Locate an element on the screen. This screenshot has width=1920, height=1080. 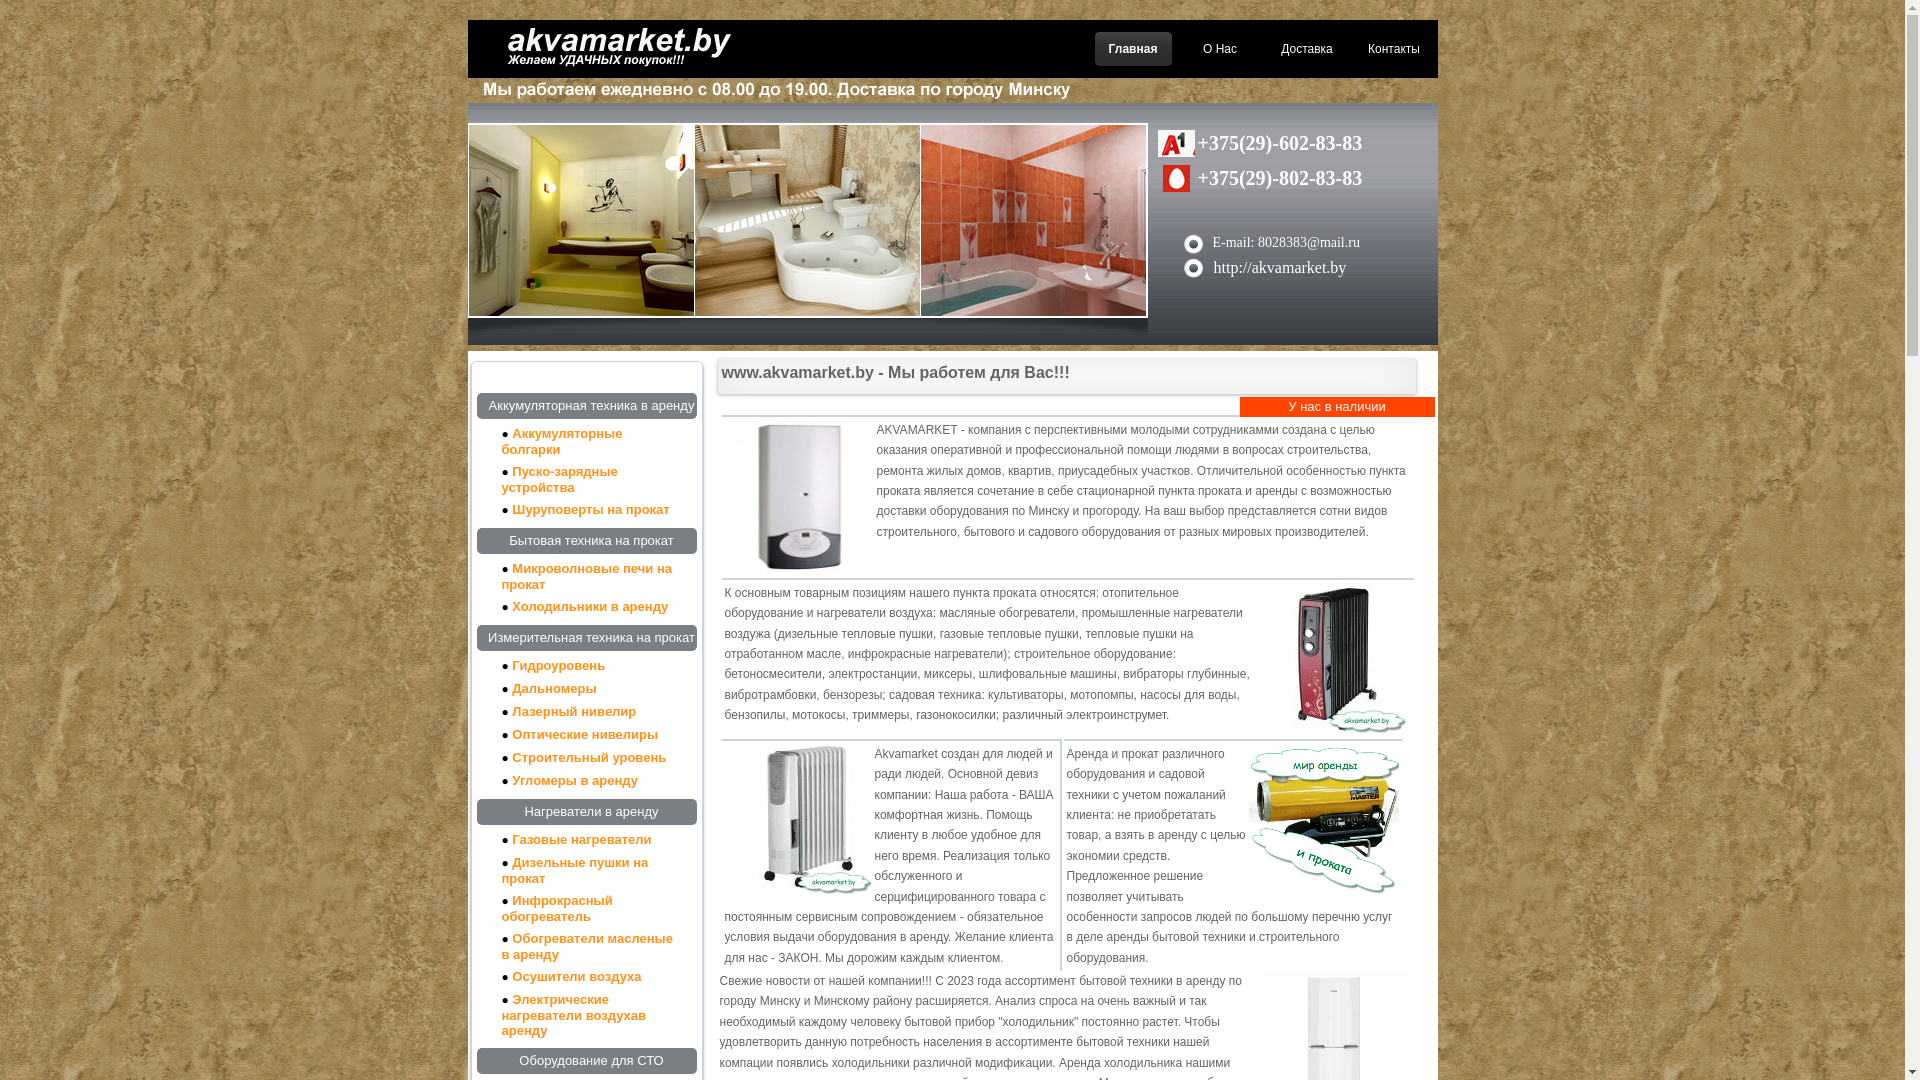
'akvamarket.by' is located at coordinates (627, 59).